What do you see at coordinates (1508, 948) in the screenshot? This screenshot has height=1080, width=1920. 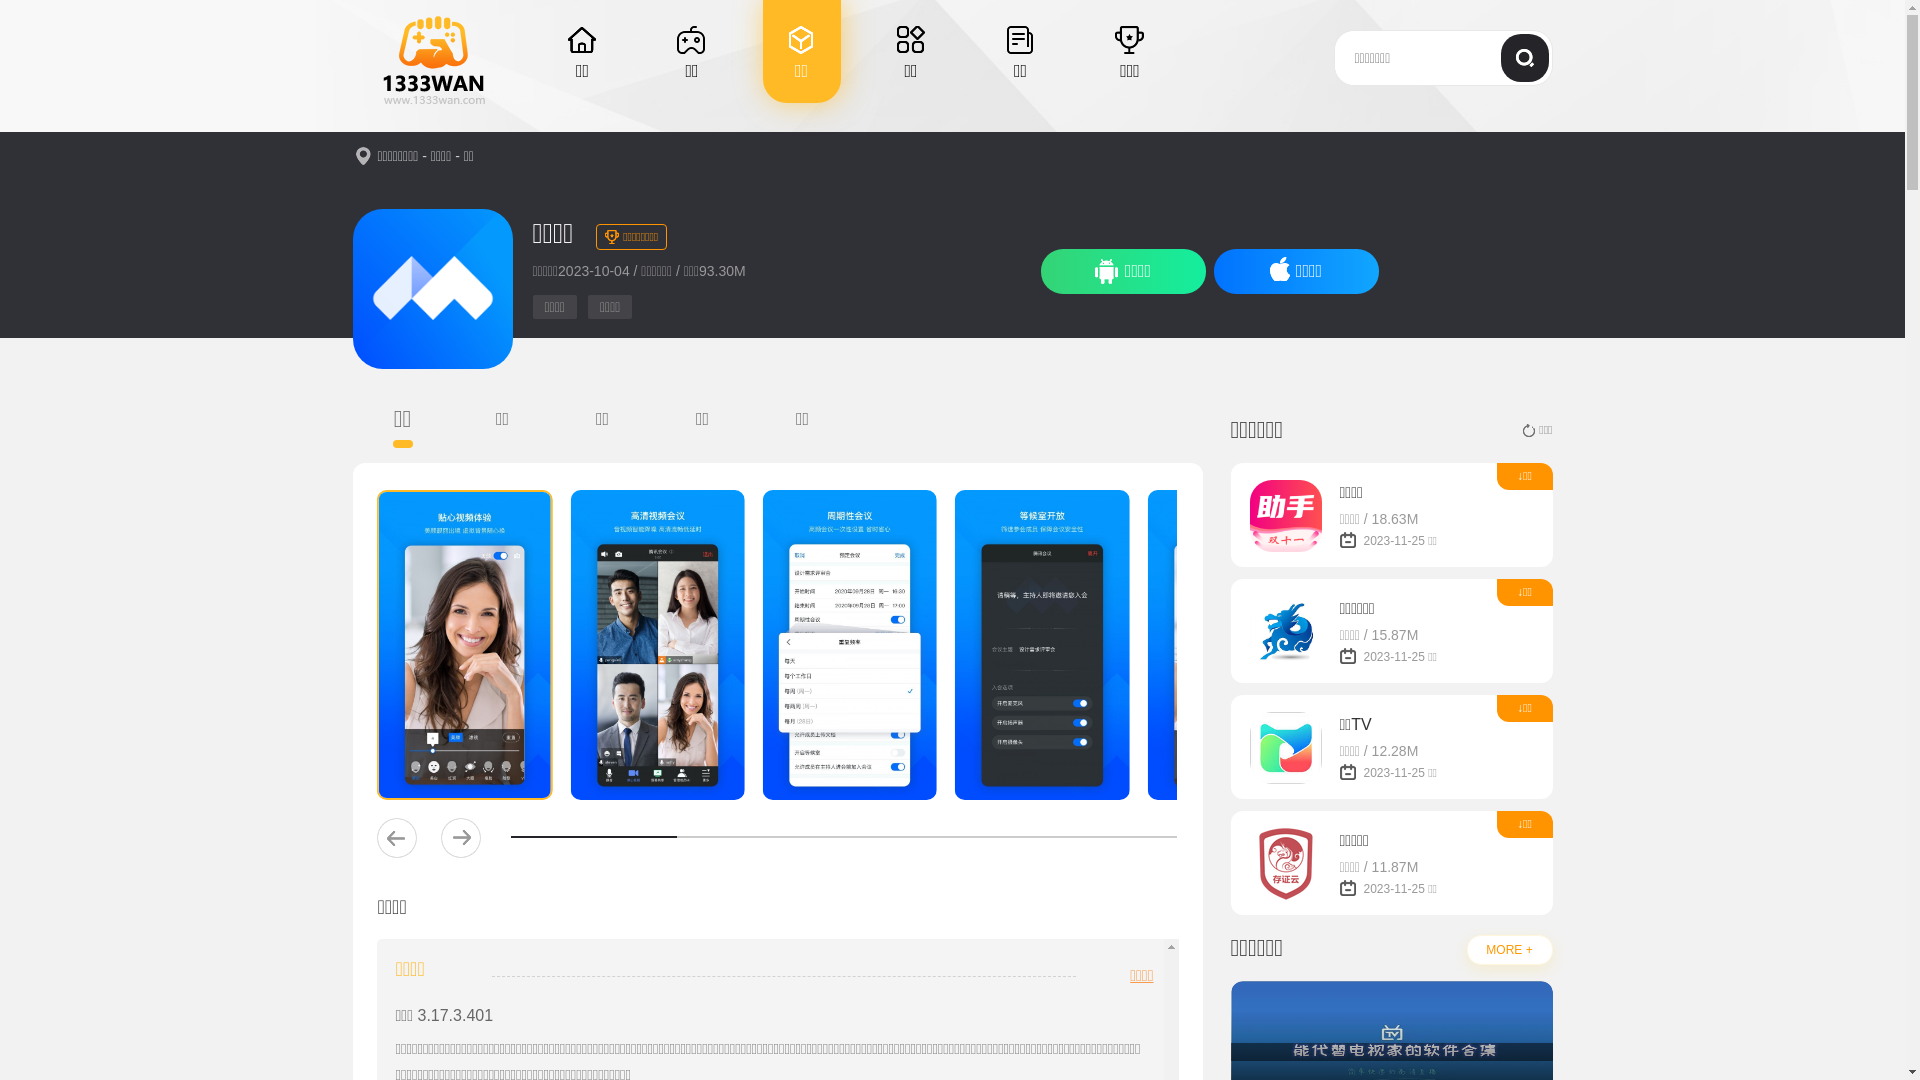 I see `'MORE +'` at bounding box center [1508, 948].